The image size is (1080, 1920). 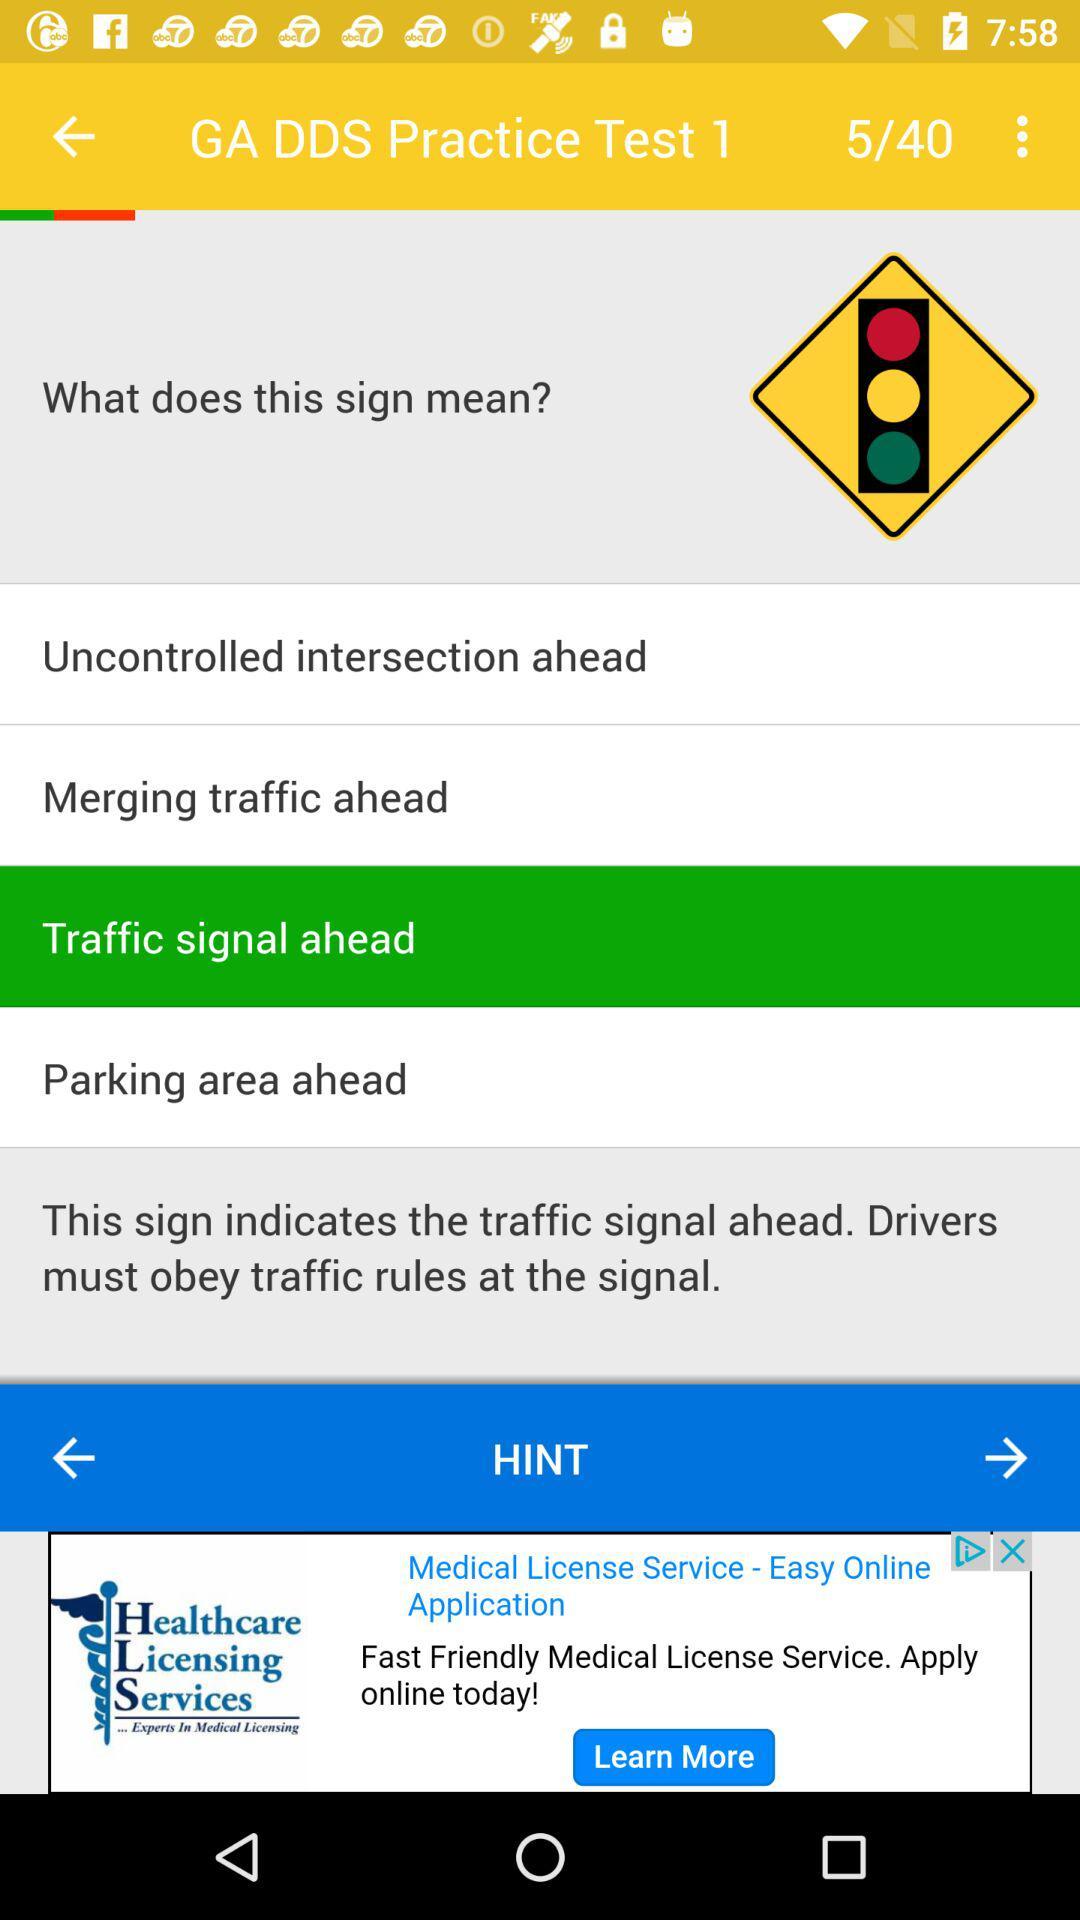 I want to click on the arrow_forward icon, so click(x=1006, y=1458).